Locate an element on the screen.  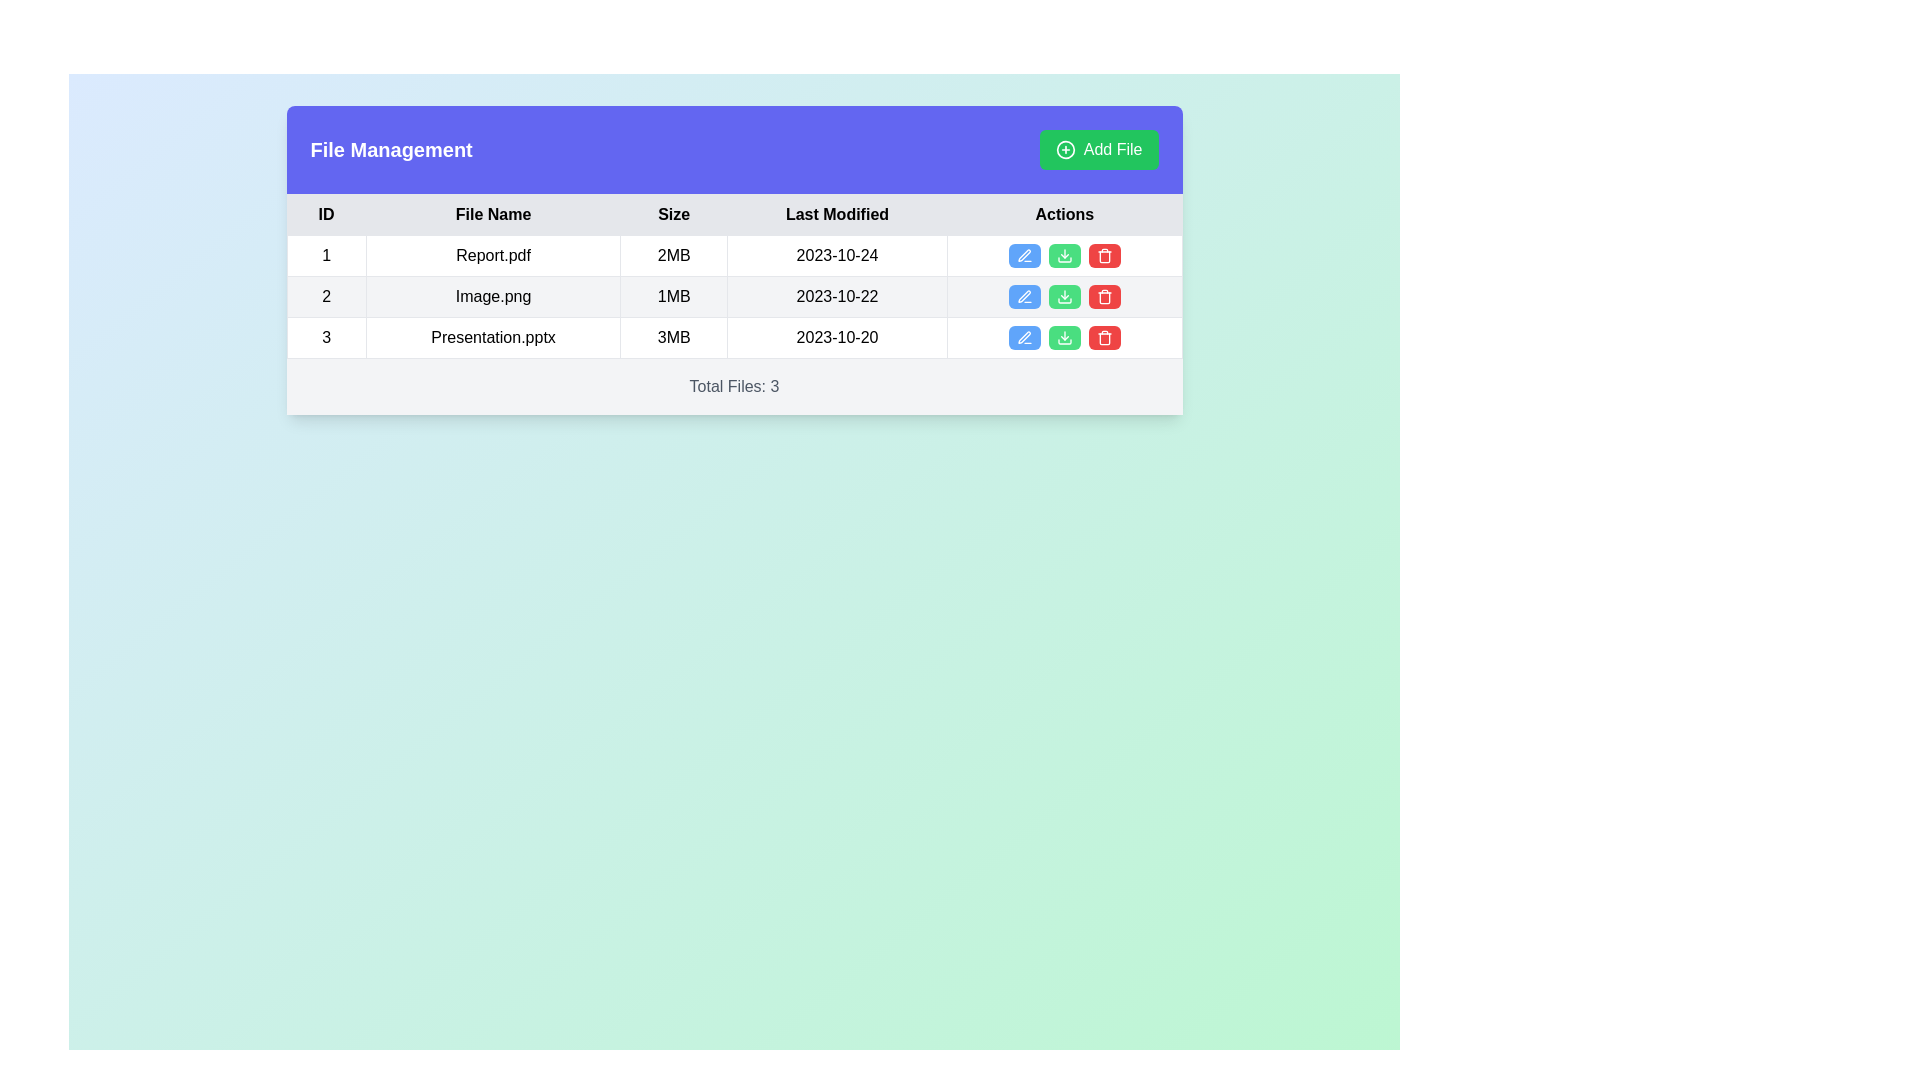
the text label displaying 'Image.png' in the second column of the second row of the table under the 'File Name' header is located at coordinates (493, 297).